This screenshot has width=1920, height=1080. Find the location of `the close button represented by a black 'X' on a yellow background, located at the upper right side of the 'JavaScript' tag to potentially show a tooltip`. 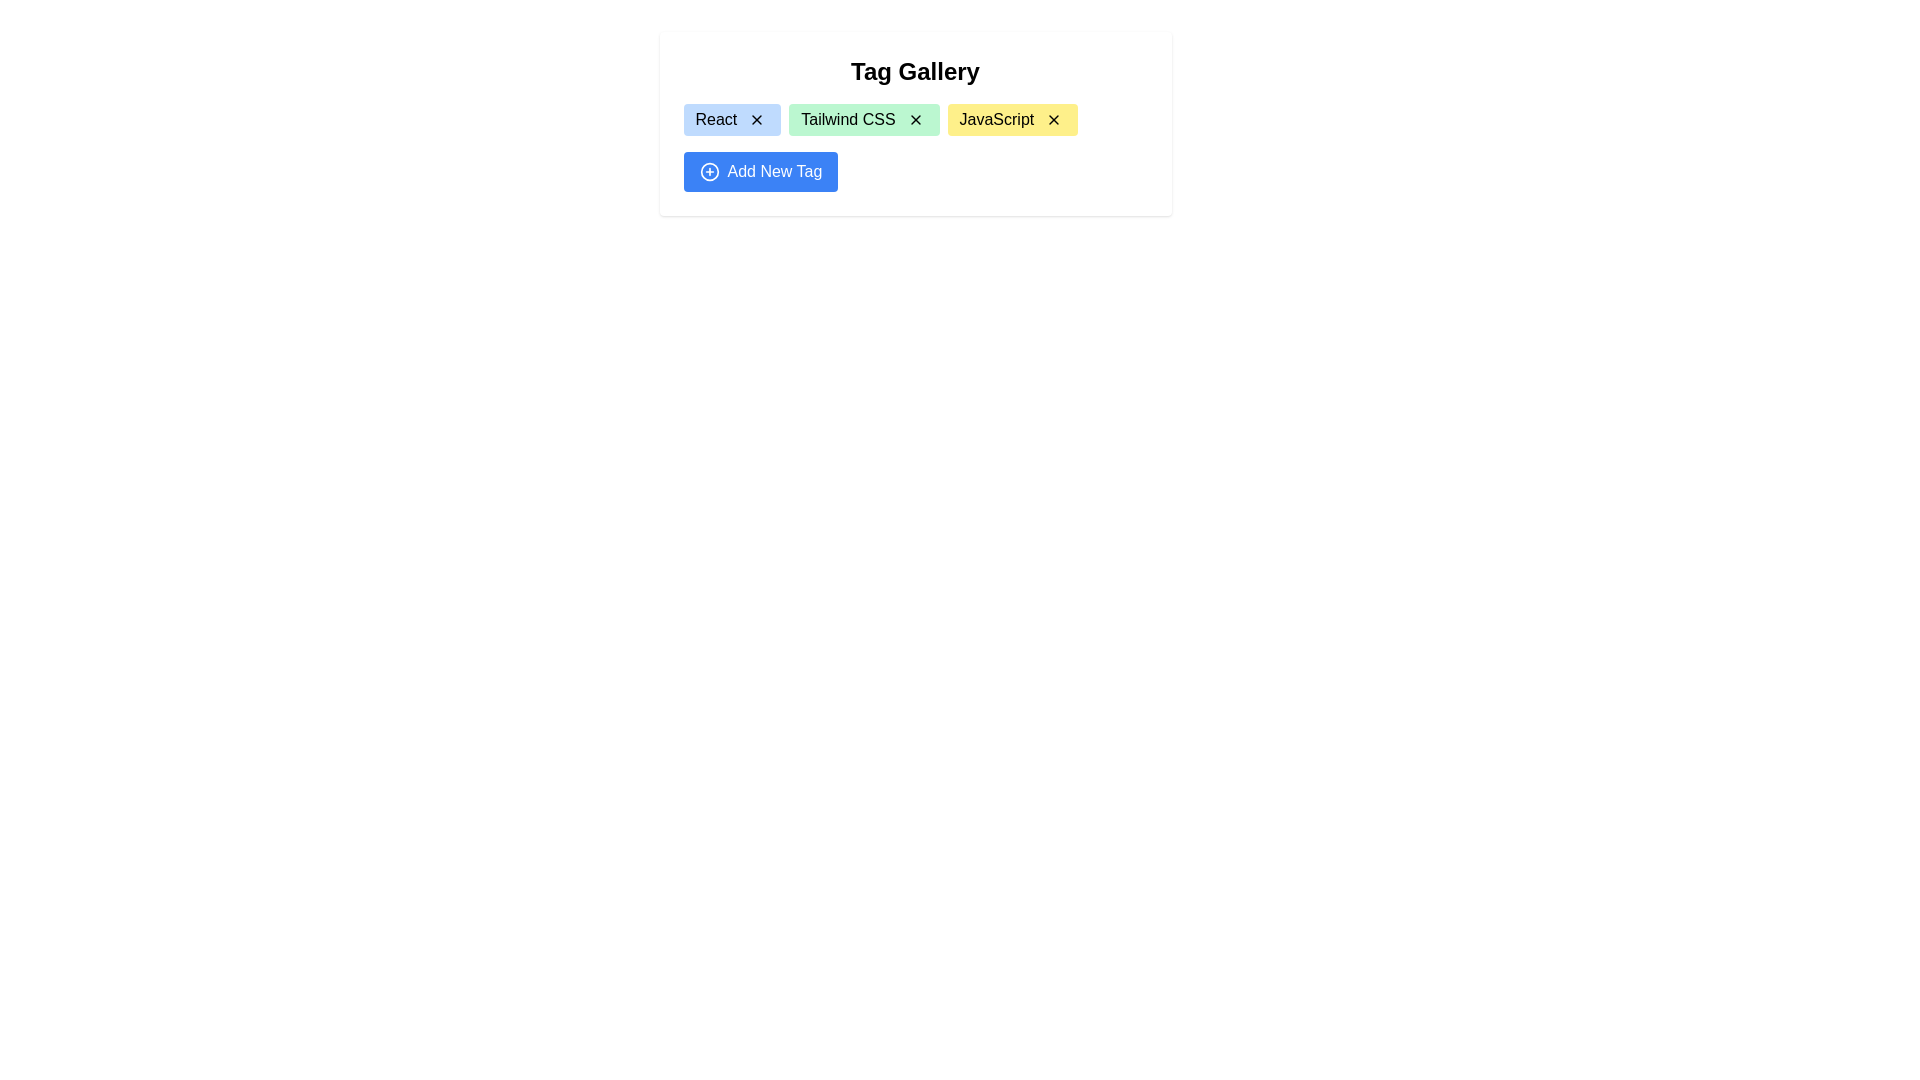

the close button represented by a black 'X' on a yellow background, located at the upper right side of the 'JavaScript' tag to potentially show a tooltip is located at coordinates (1053, 119).